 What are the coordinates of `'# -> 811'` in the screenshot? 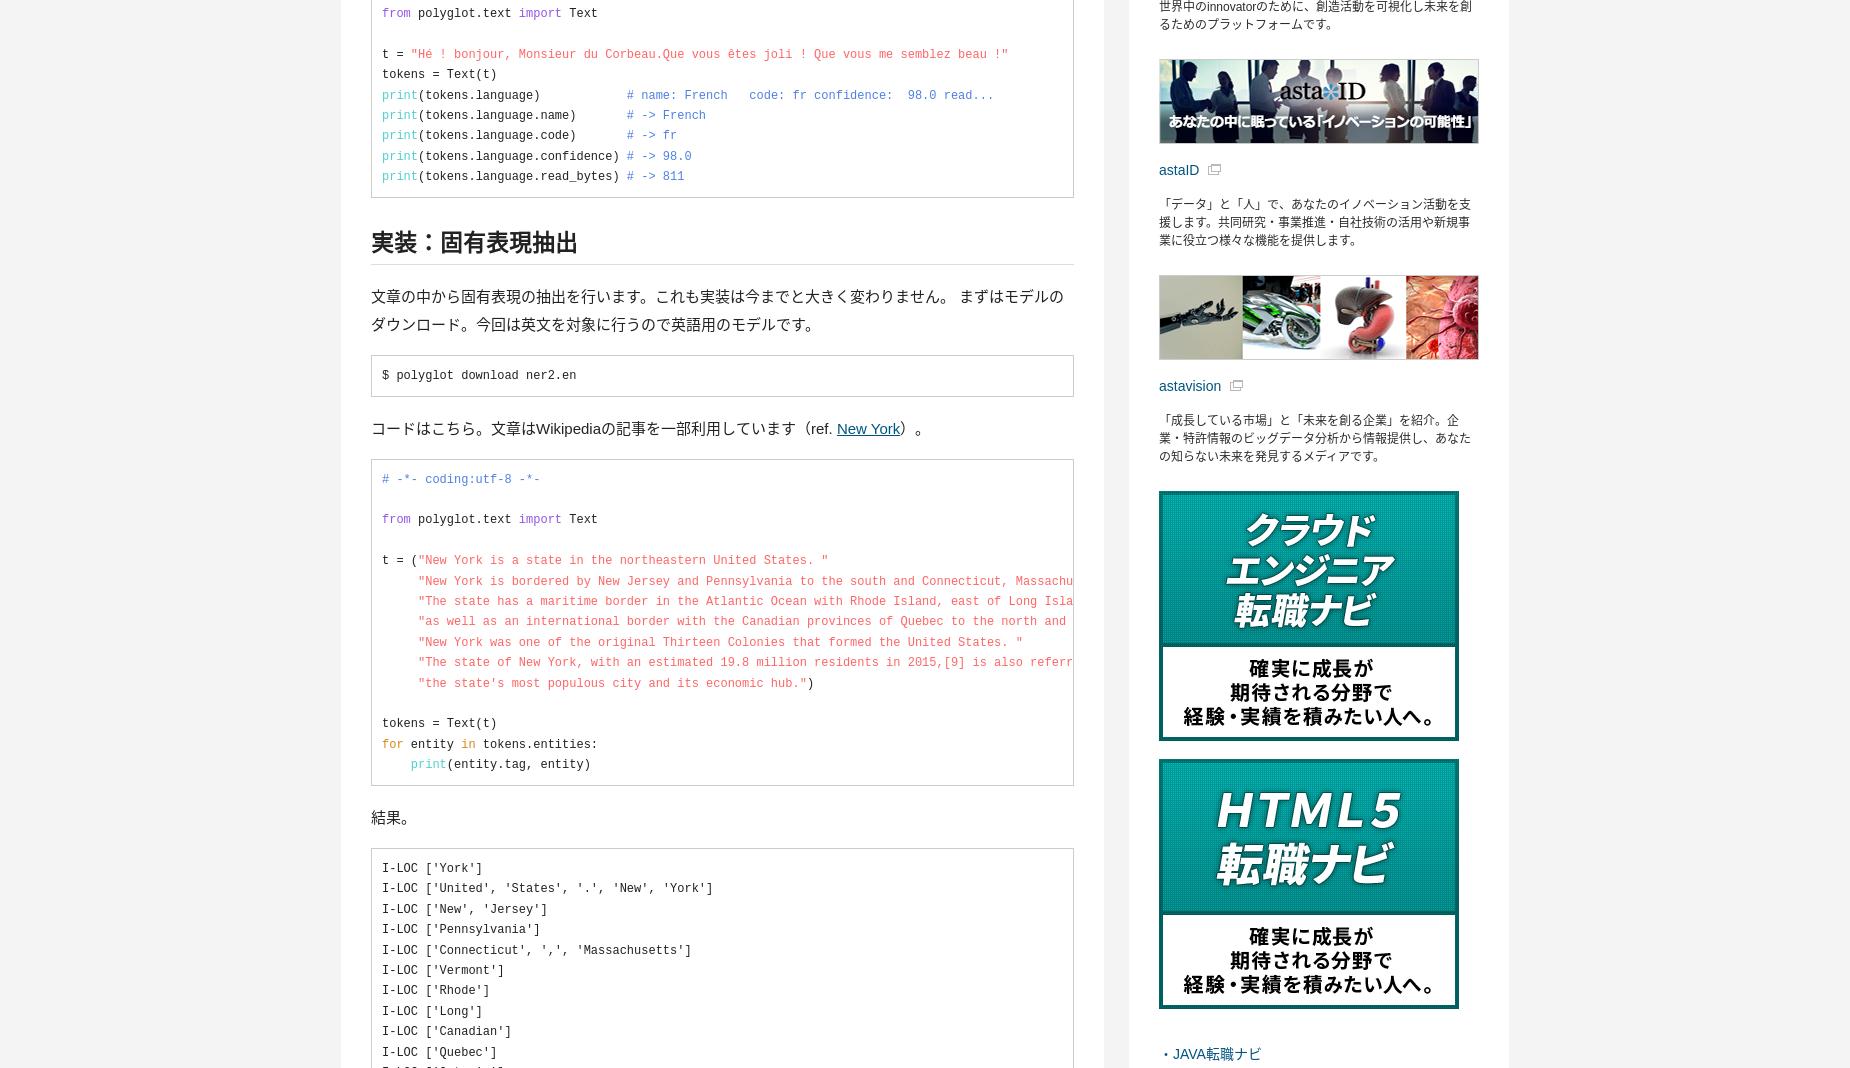 It's located at (655, 176).